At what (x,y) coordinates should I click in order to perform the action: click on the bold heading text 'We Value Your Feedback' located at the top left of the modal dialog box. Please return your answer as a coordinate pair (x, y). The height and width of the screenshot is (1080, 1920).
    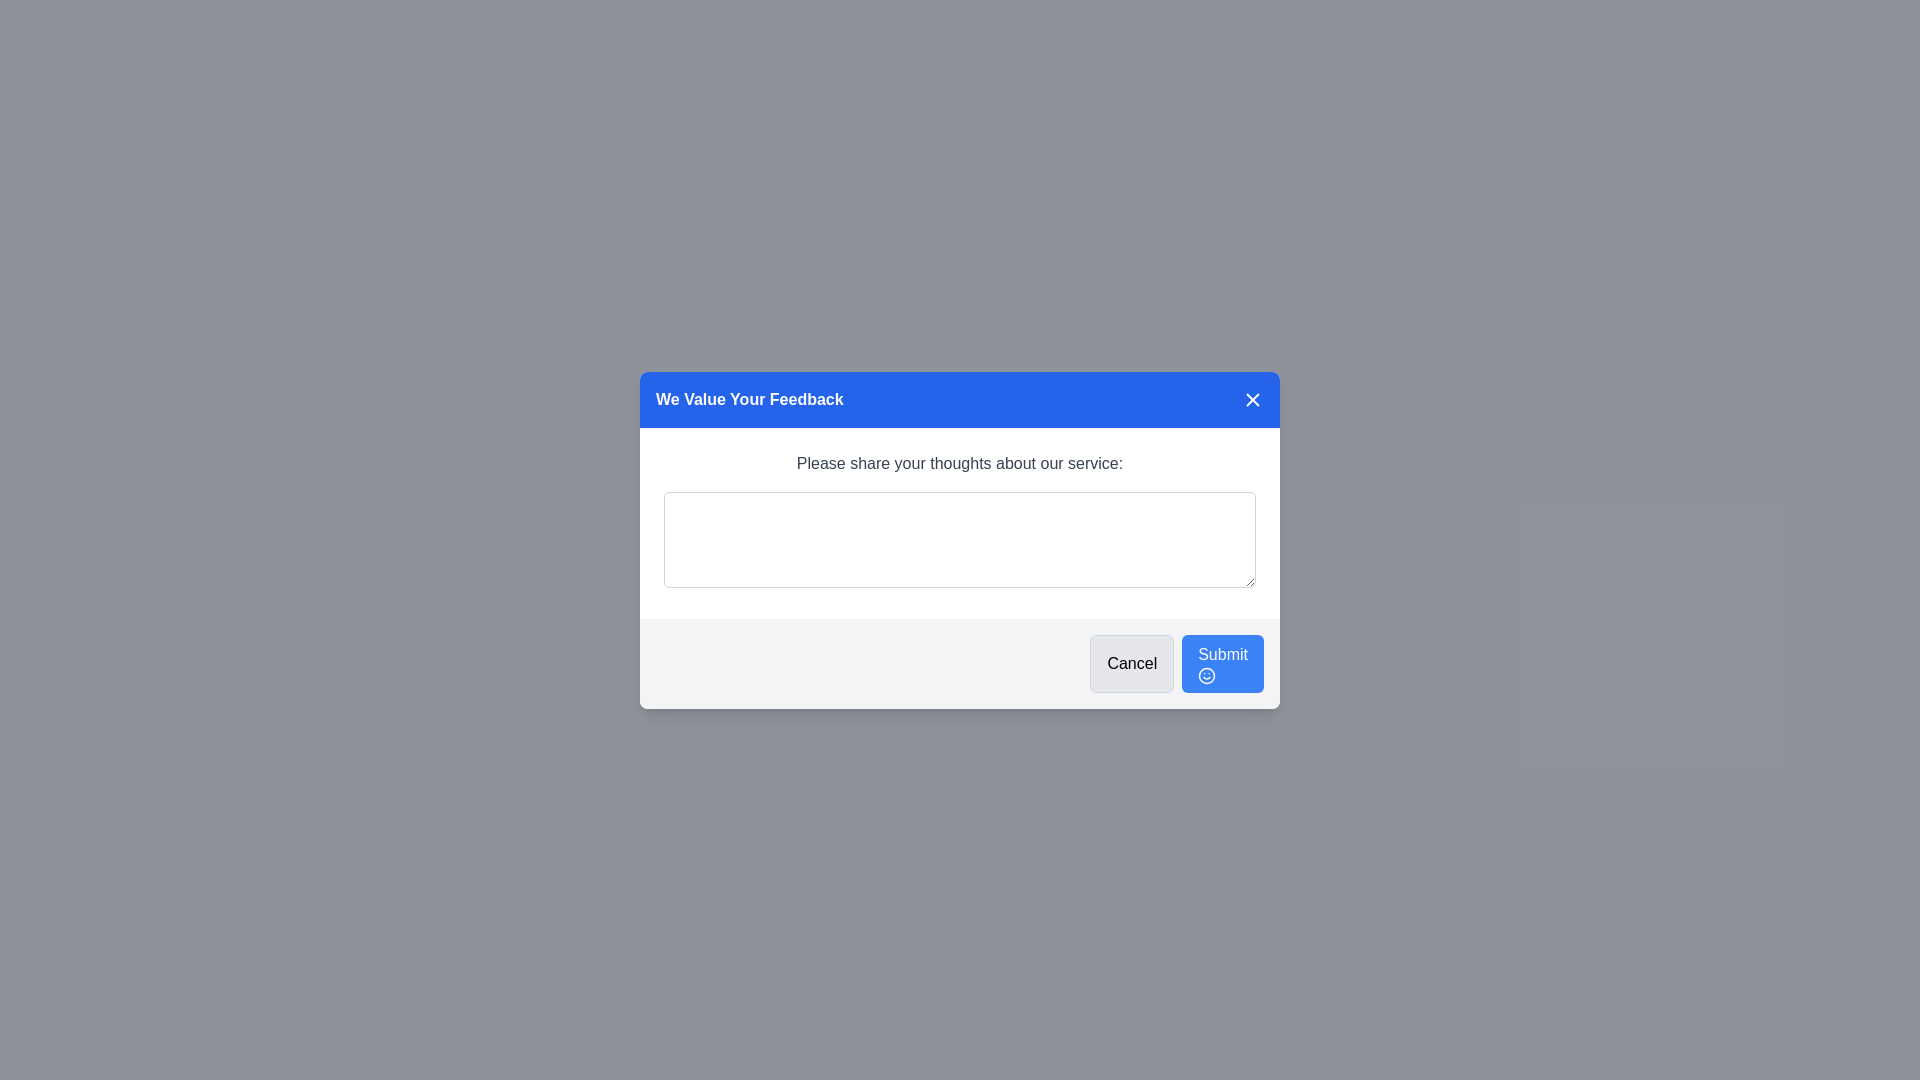
    Looking at the image, I should click on (748, 399).